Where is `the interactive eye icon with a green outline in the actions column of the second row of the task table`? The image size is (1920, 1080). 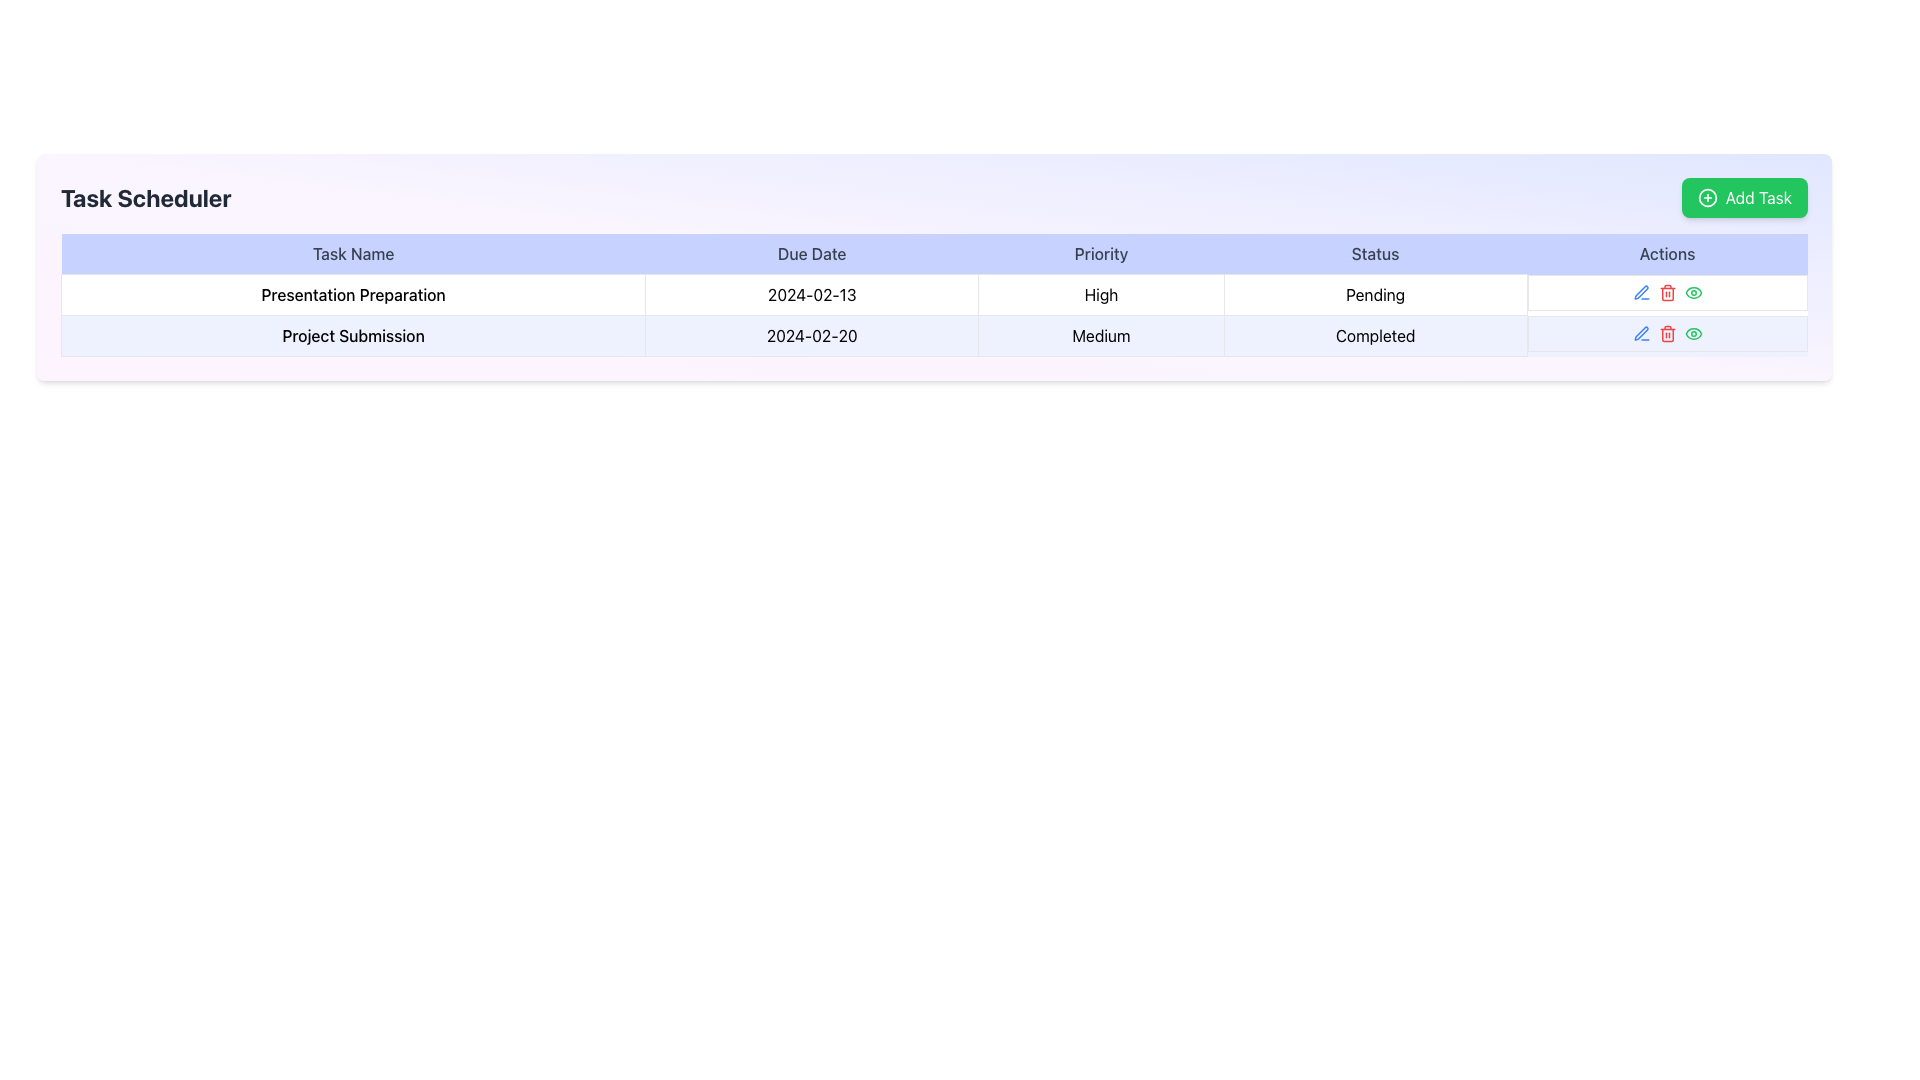 the interactive eye icon with a green outline in the actions column of the second row of the task table is located at coordinates (1692, 292).